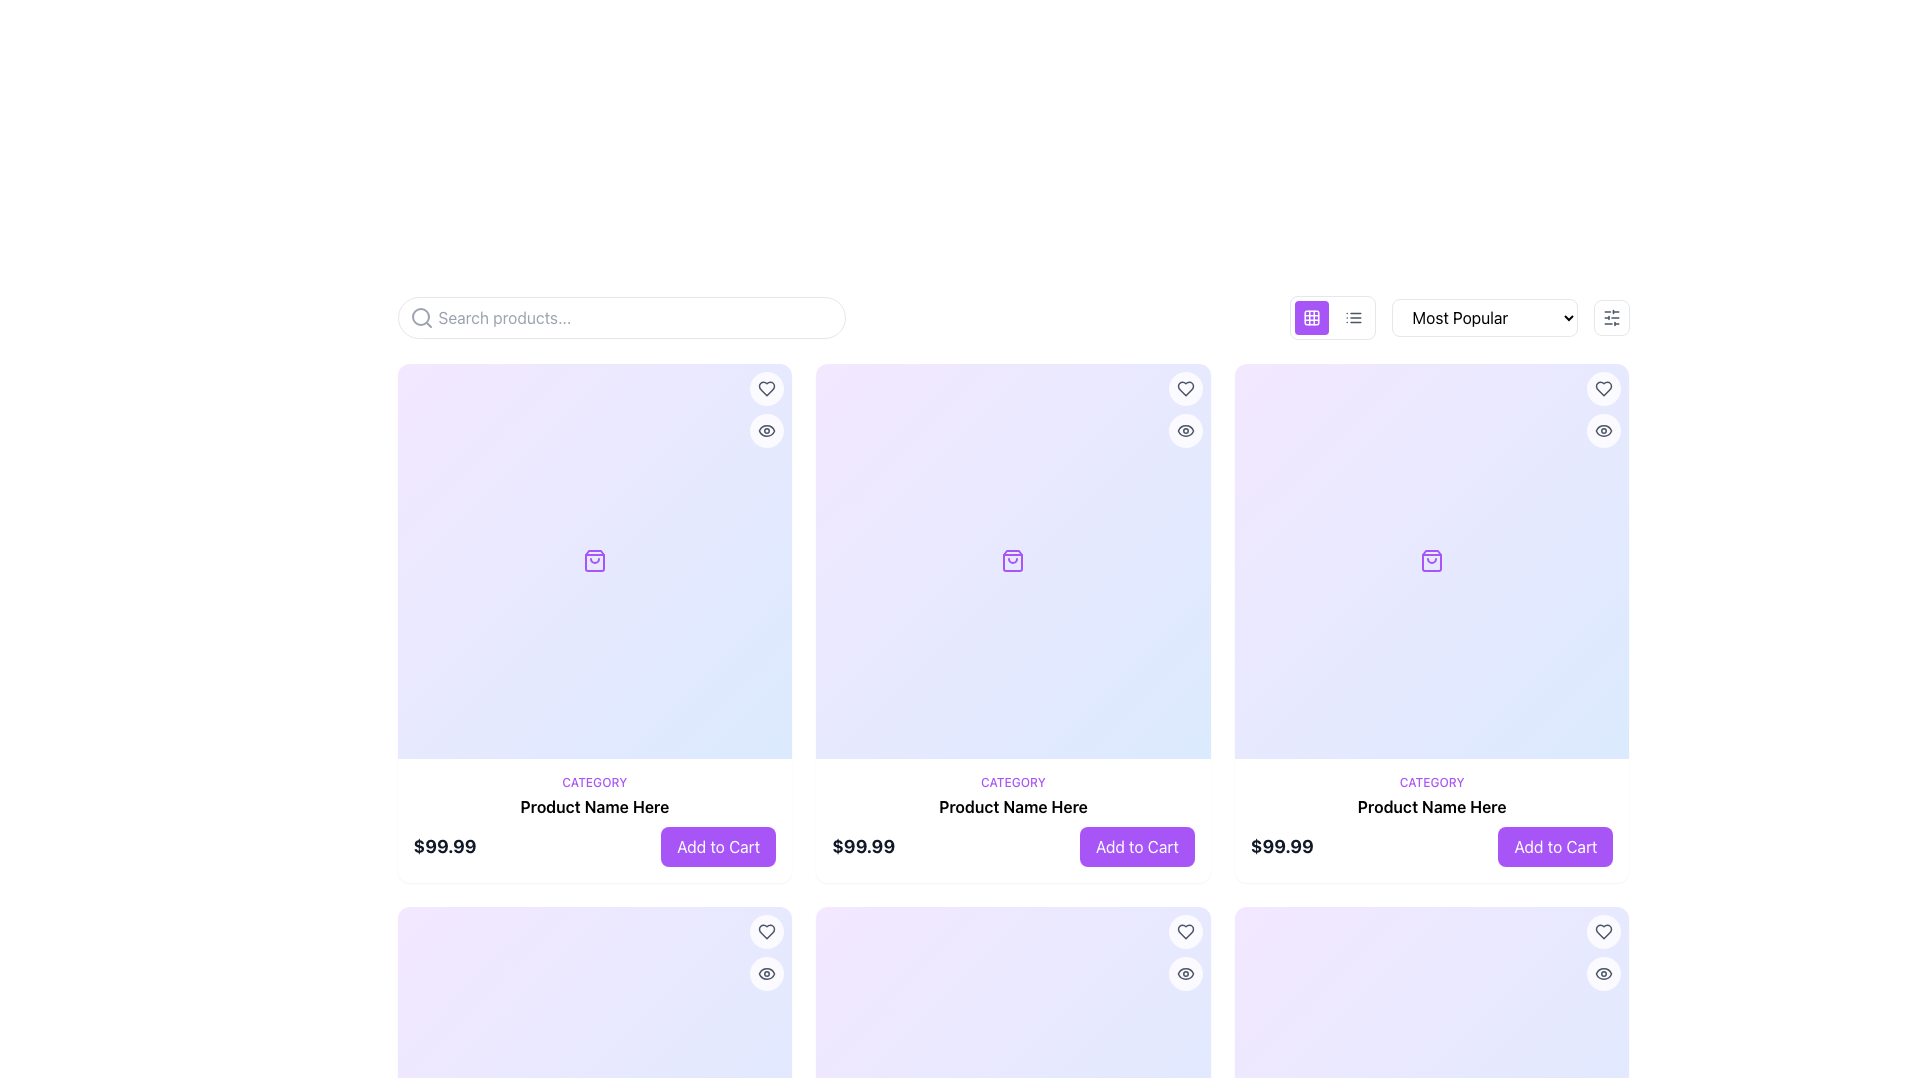 This screenshot has width=1920, height=1080. Describe the element at coordinates (593, 561) in the screenshot. I see `the shopping cart icon located in the first product card of the top row, which is the leftmost card` at that location.